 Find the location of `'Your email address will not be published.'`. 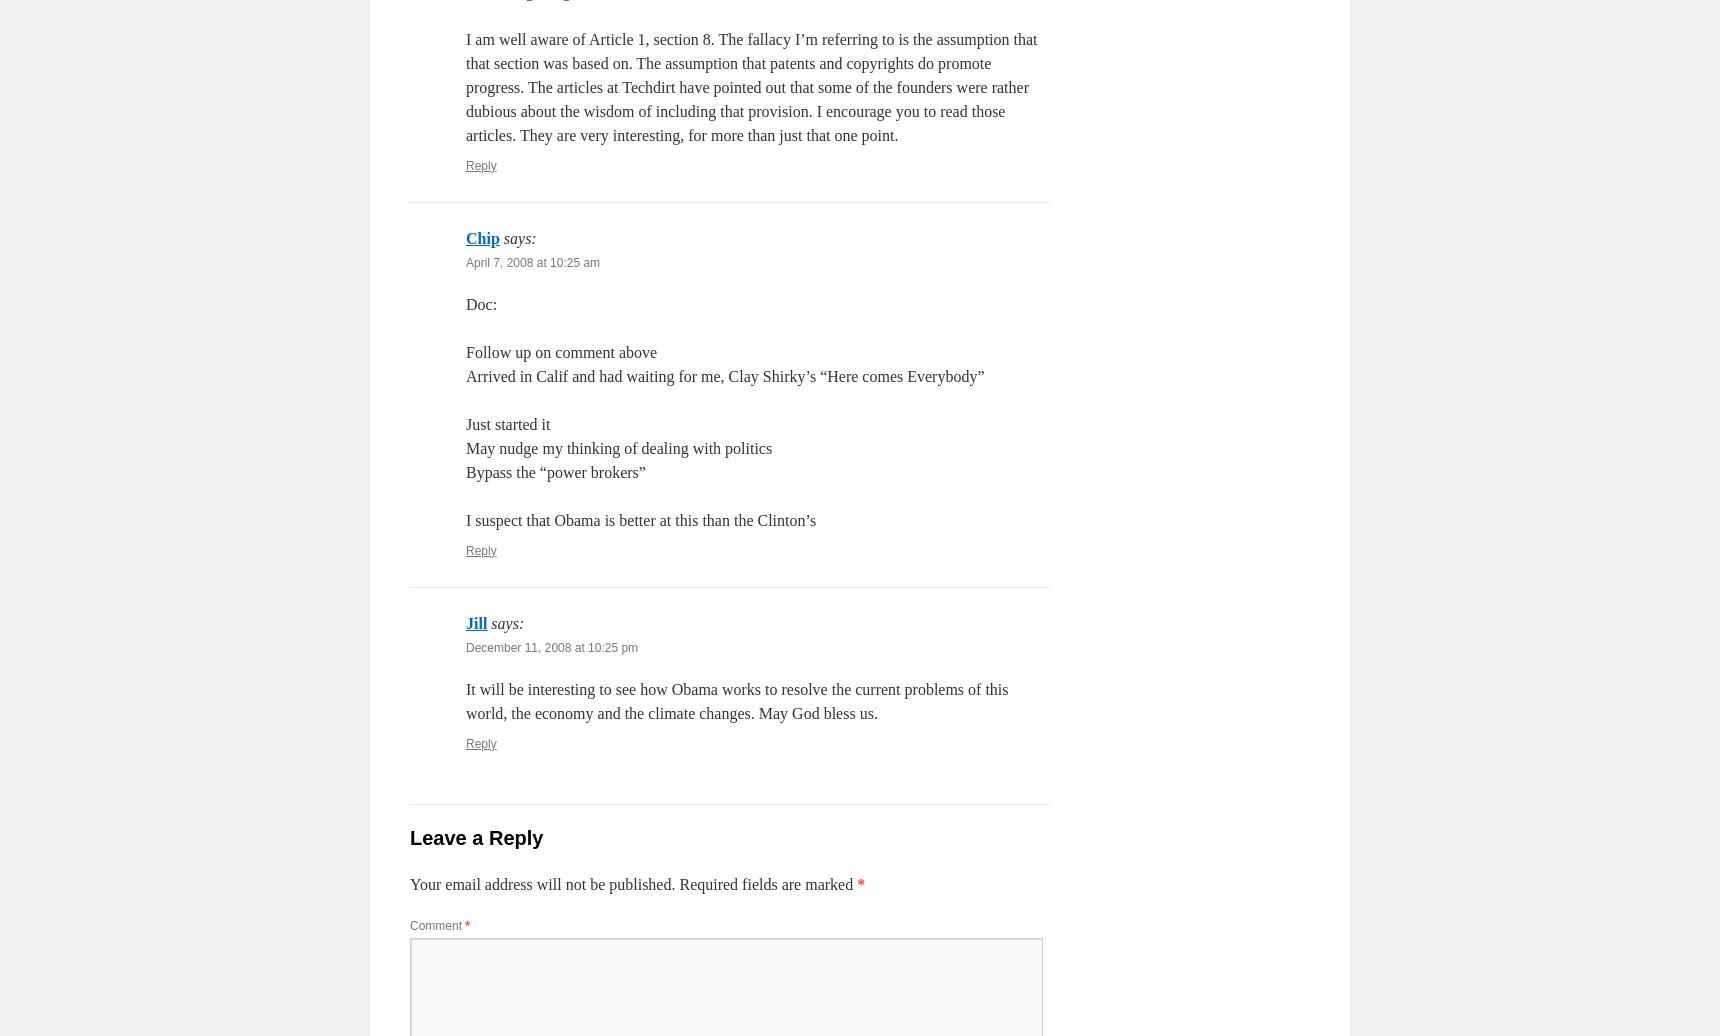

'Your email address will not be published.' is located at coordinates (542, 883).